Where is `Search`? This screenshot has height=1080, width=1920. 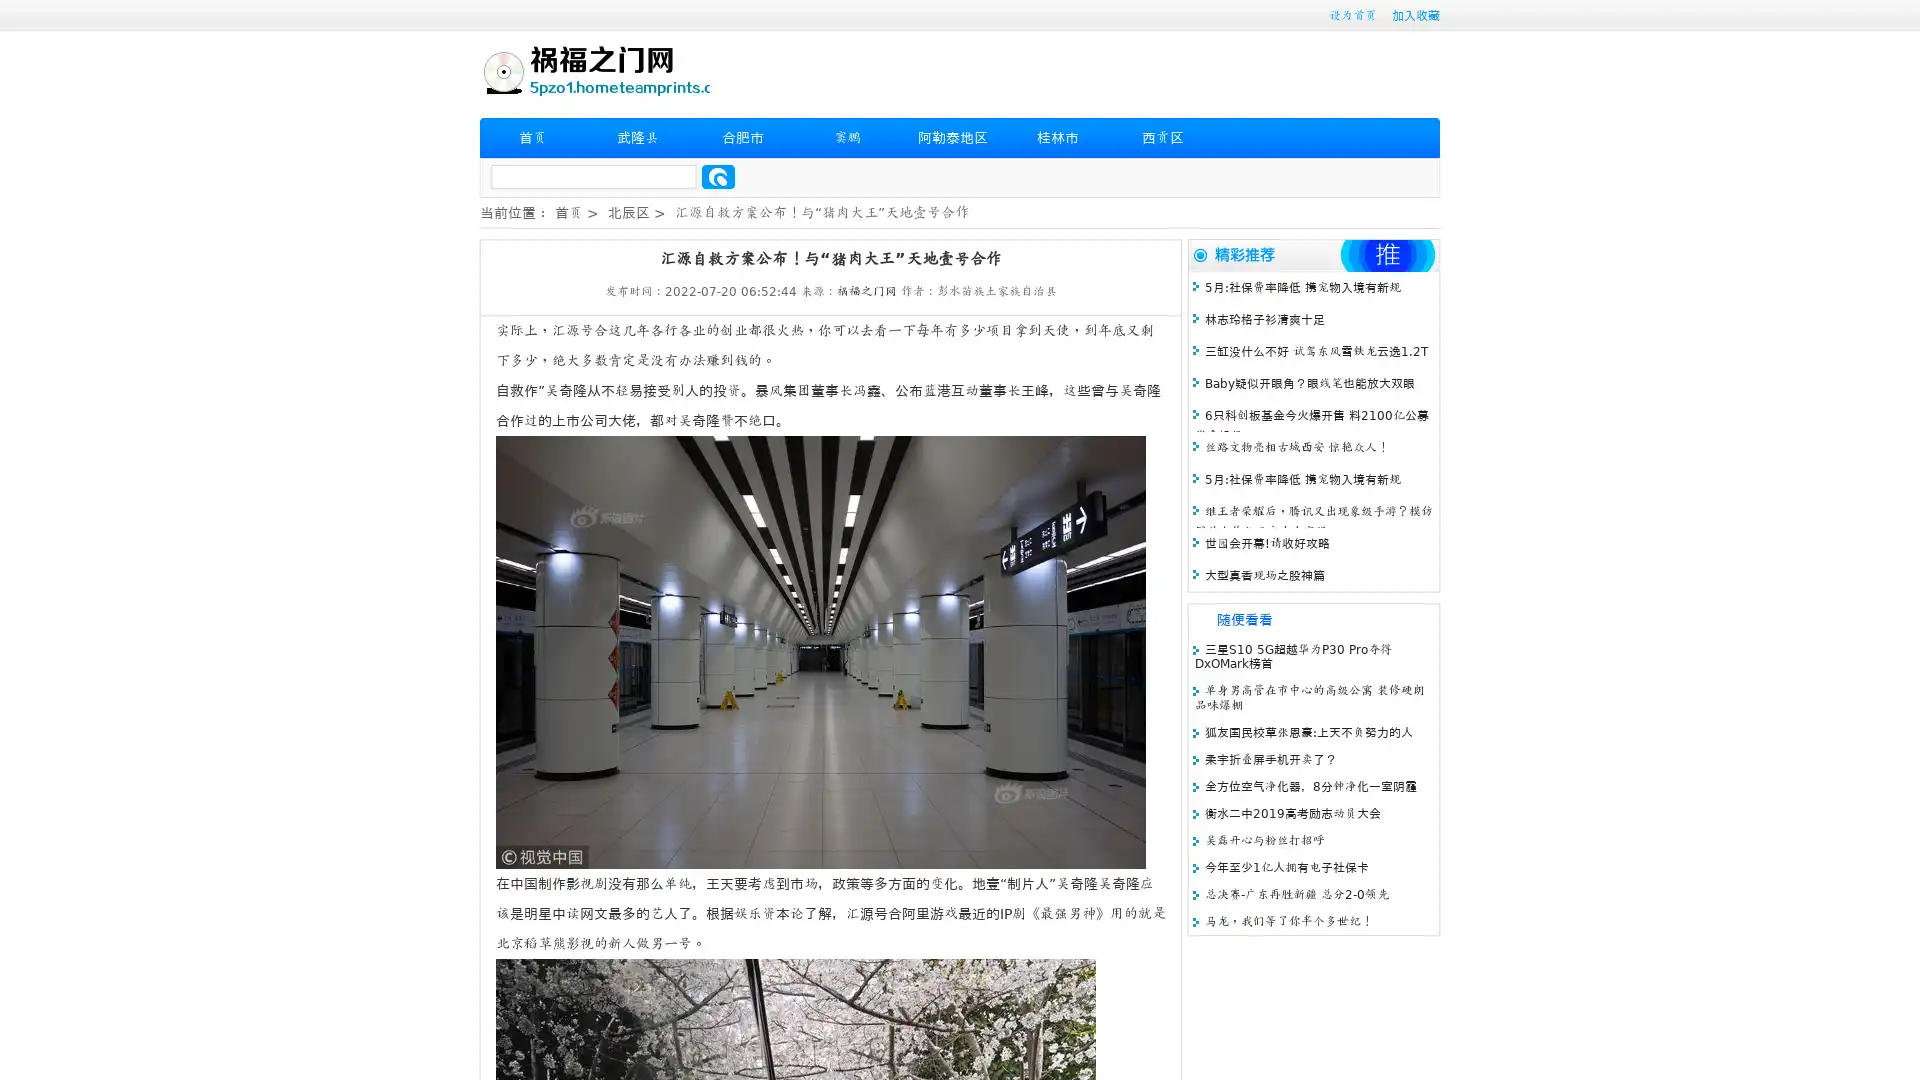
Search is located at coordinates (718, 176).